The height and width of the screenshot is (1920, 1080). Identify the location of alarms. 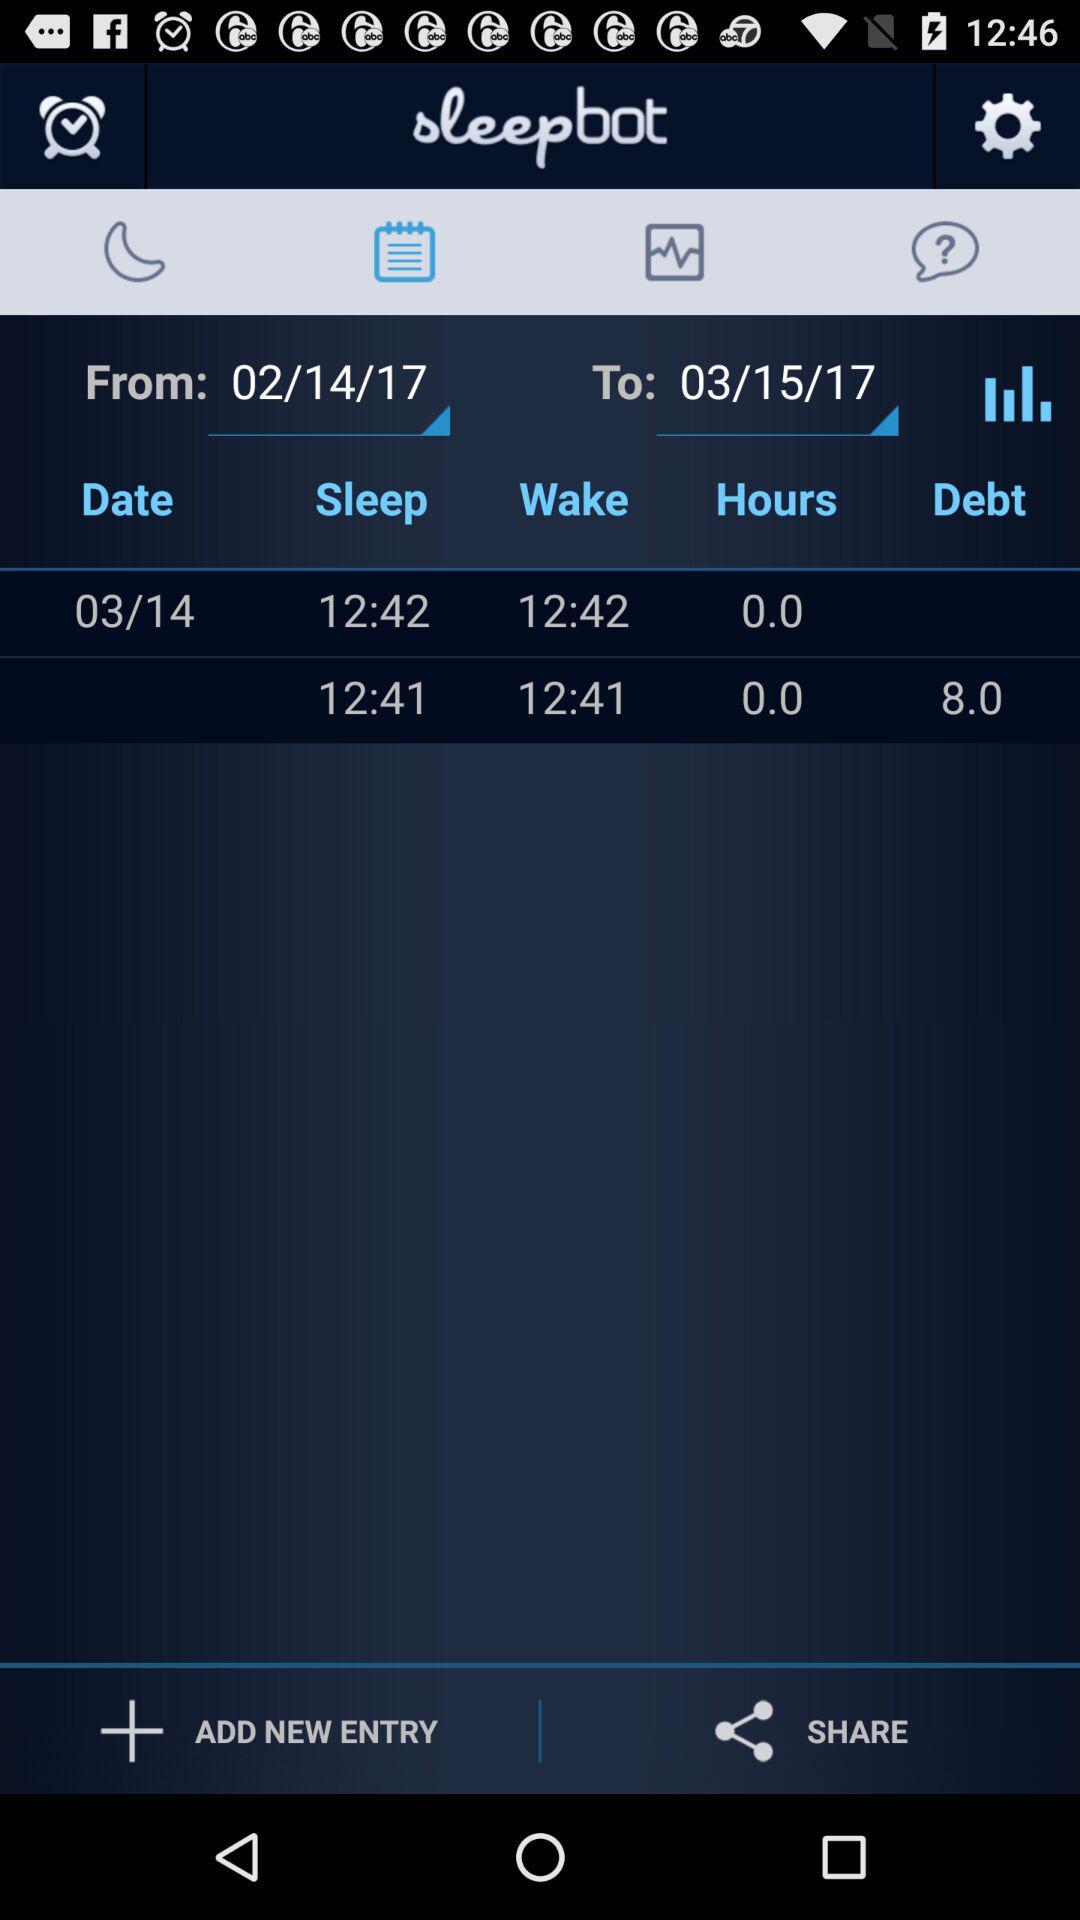
(72, 126).